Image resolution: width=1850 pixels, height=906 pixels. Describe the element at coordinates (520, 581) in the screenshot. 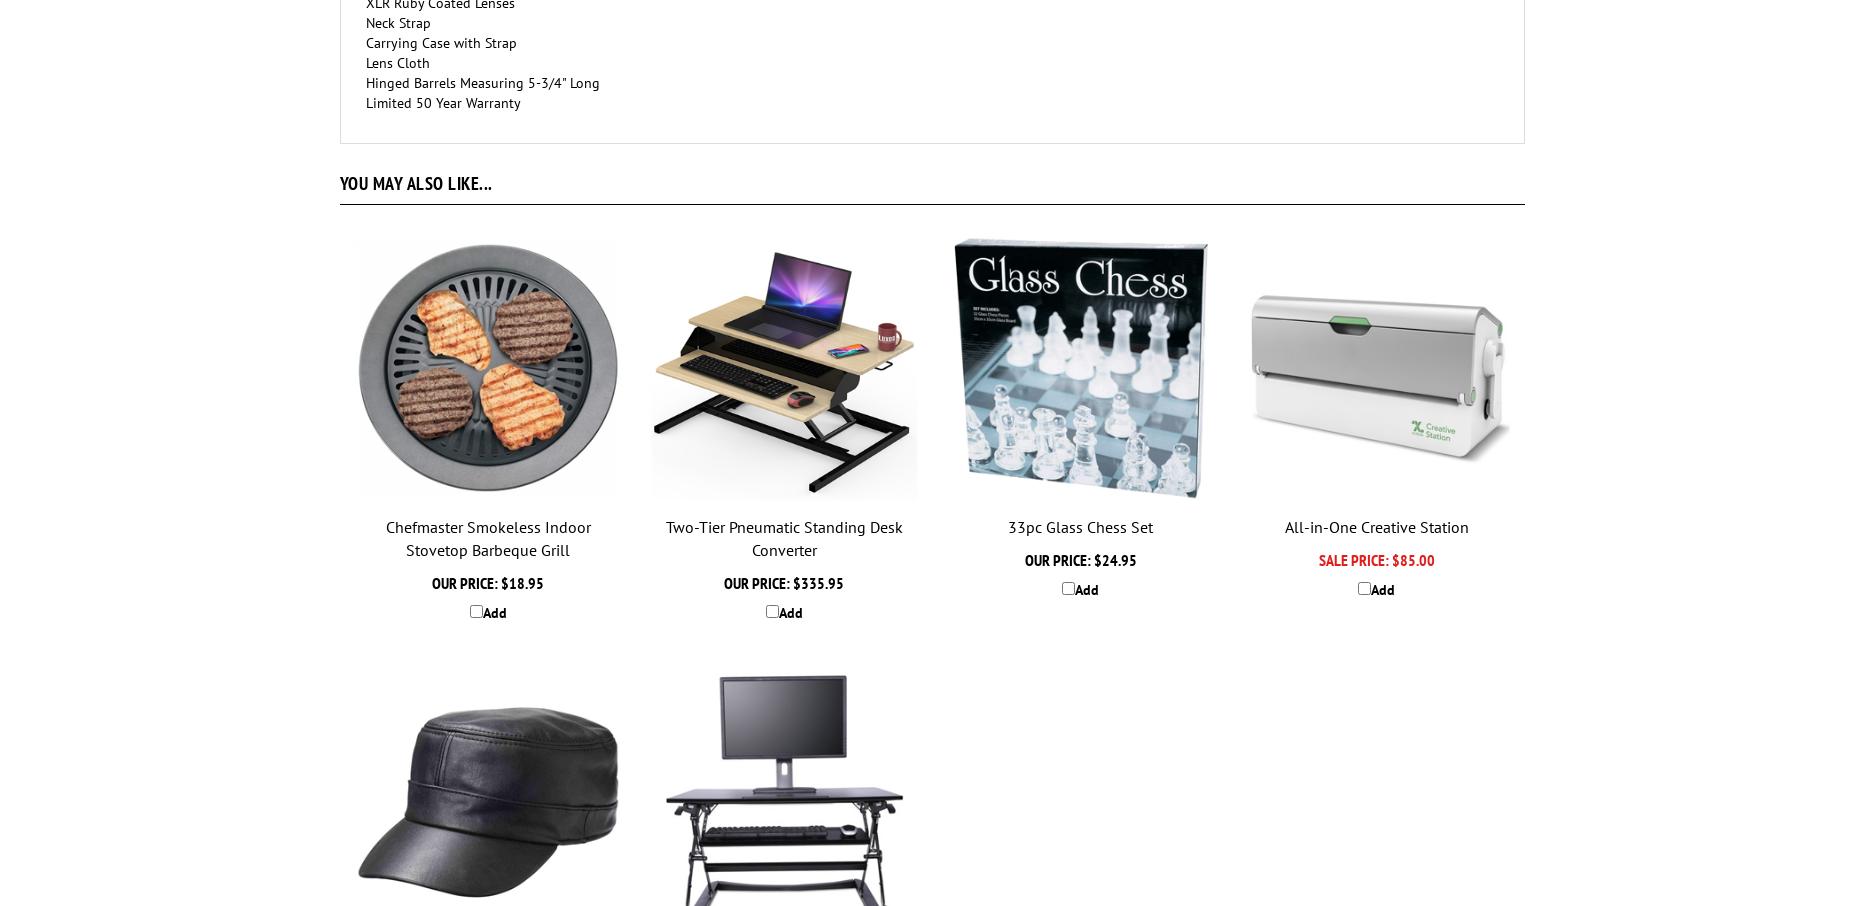

I see `'$18.95'` at that location.